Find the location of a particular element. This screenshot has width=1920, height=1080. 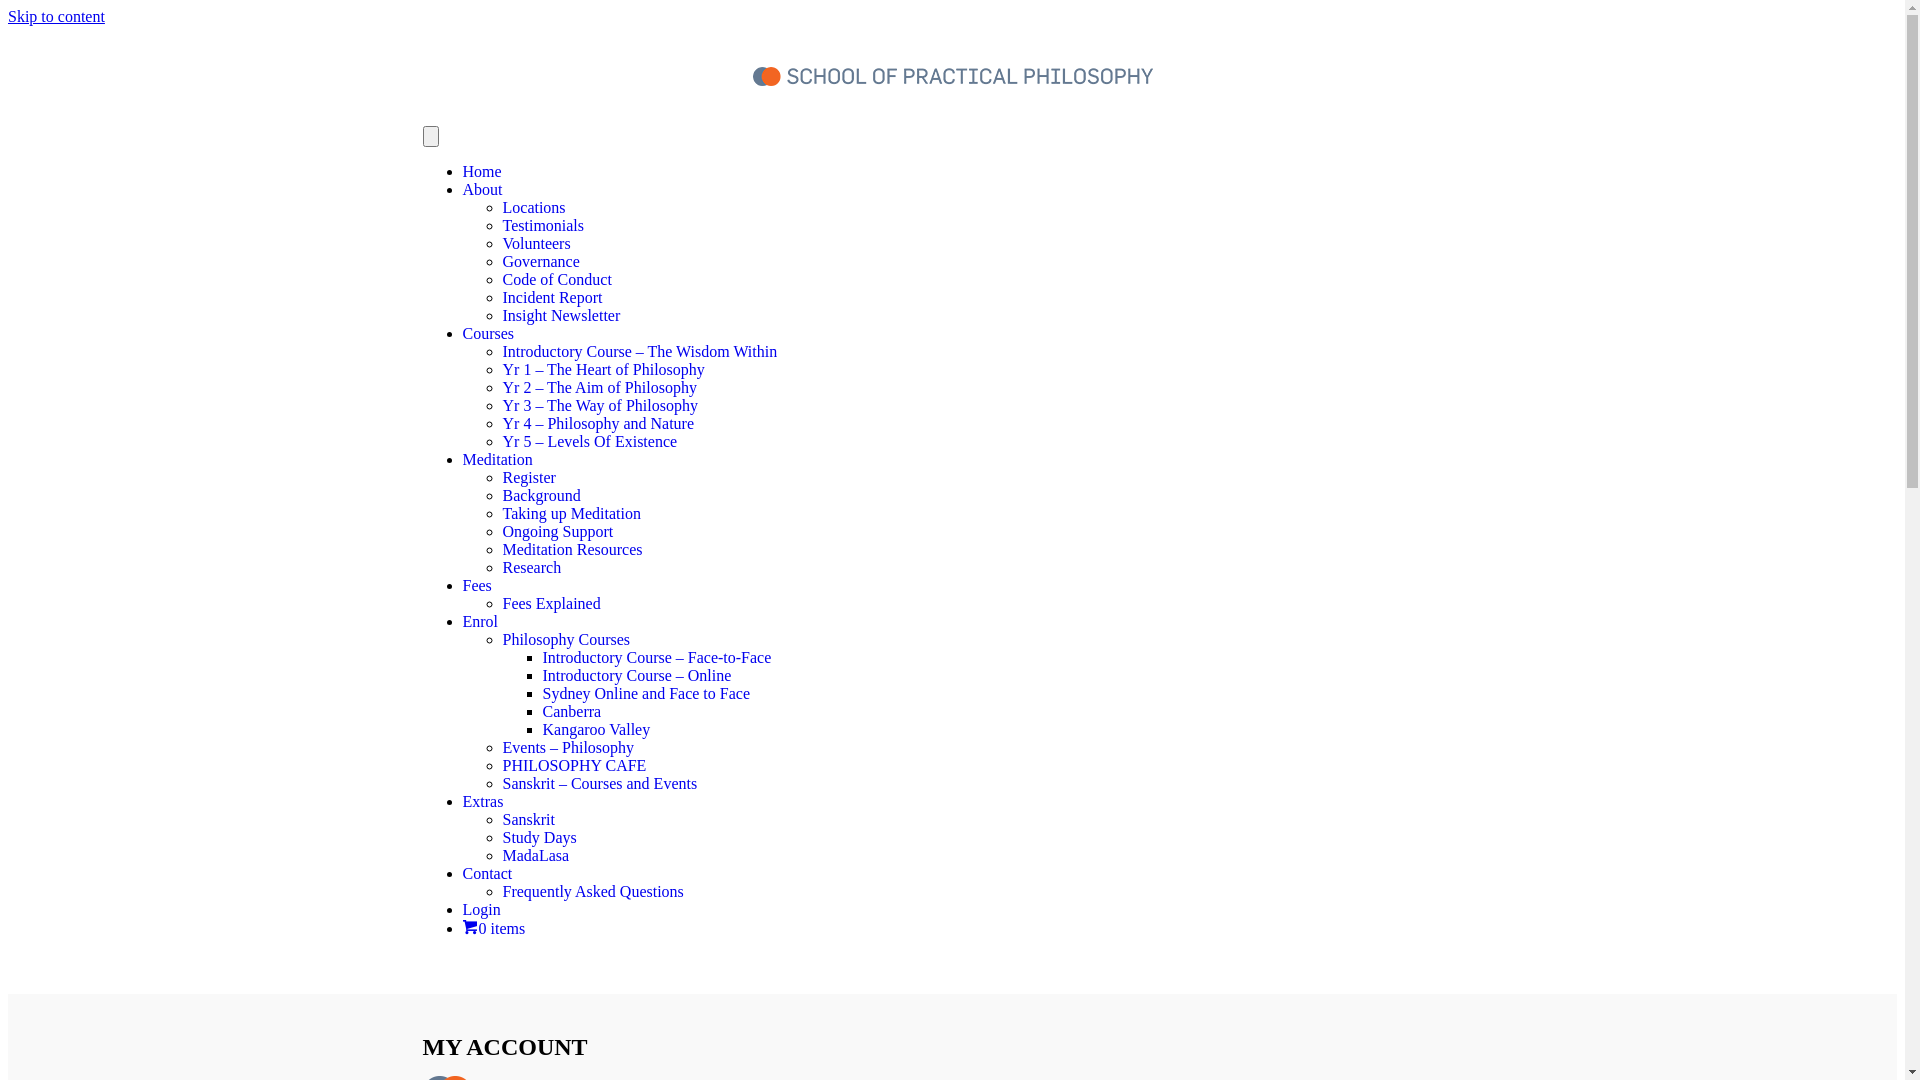

'School of Practical Philosophy' is located at coordinates (751, 75).